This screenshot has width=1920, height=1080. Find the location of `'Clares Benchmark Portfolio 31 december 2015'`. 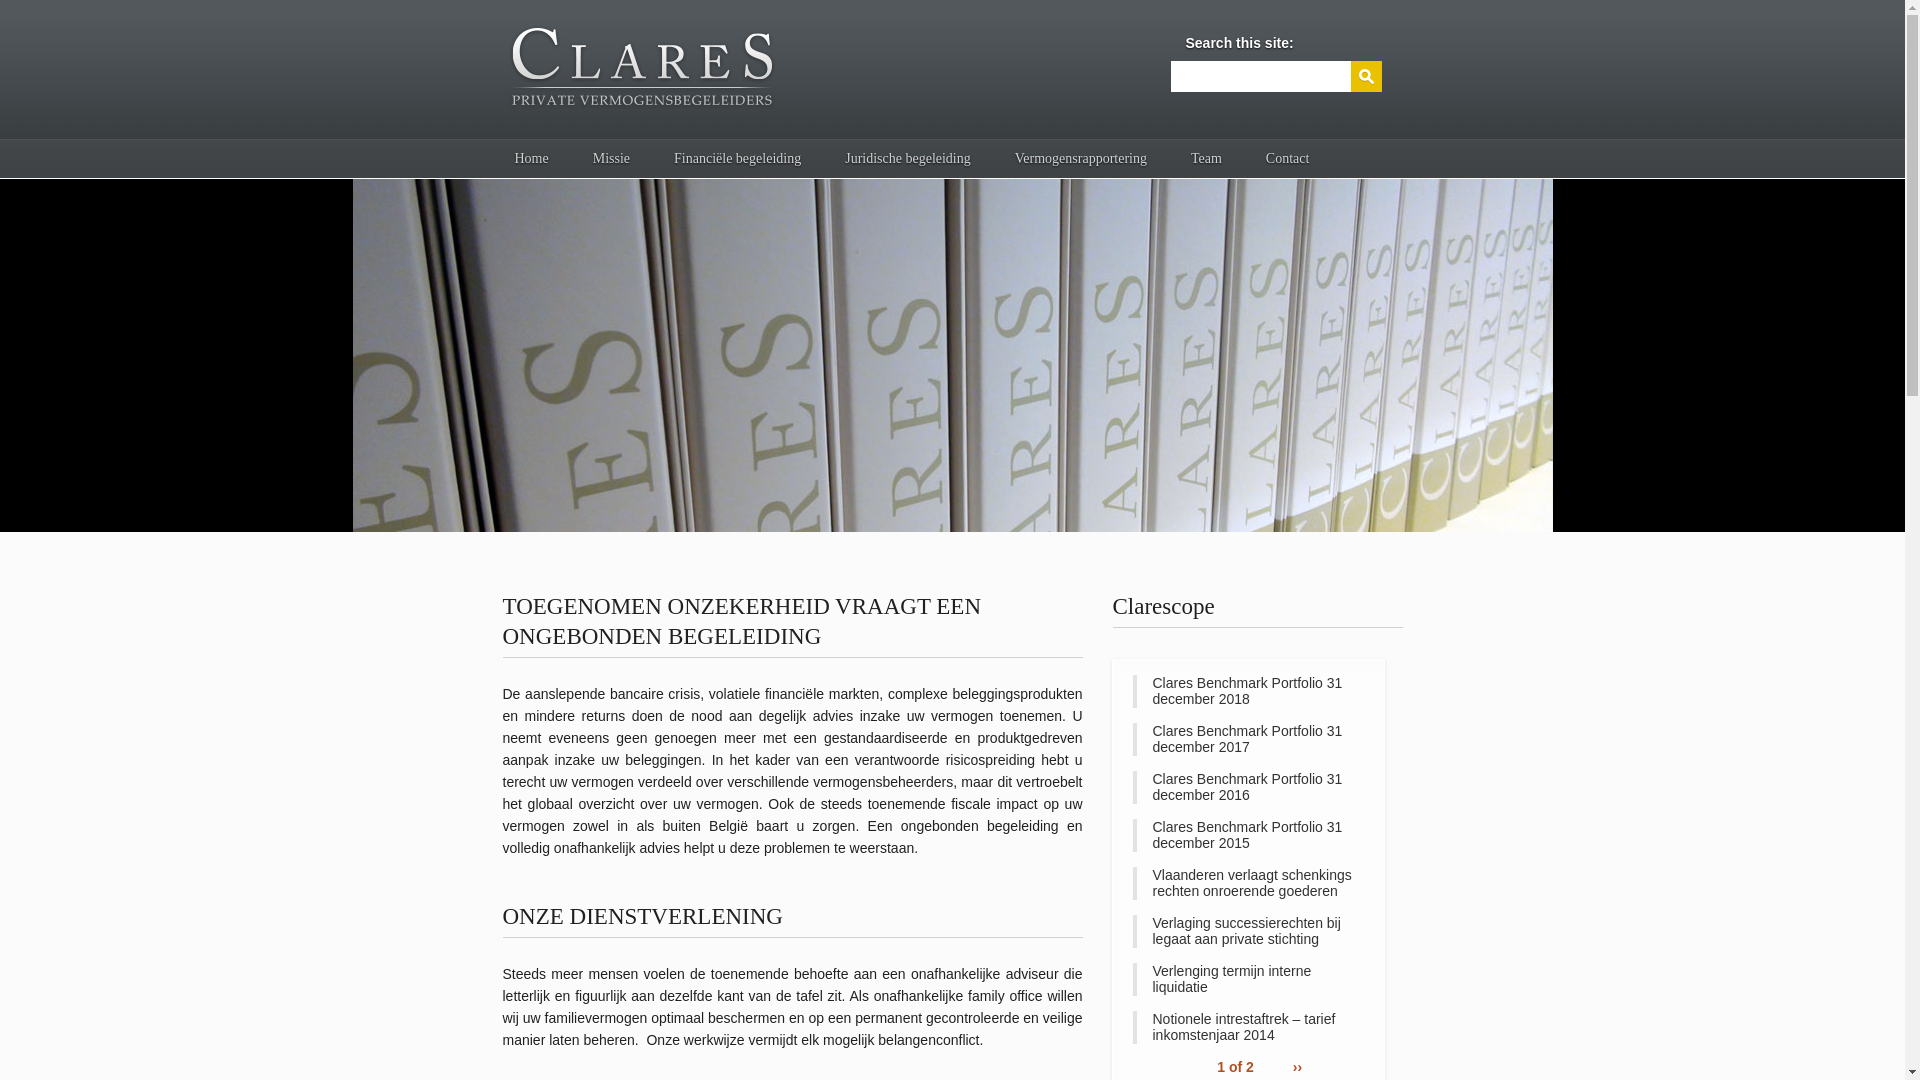

'Clares Benchmark Portfolio 31 december 2015' is located at coordinates (1246, 835).